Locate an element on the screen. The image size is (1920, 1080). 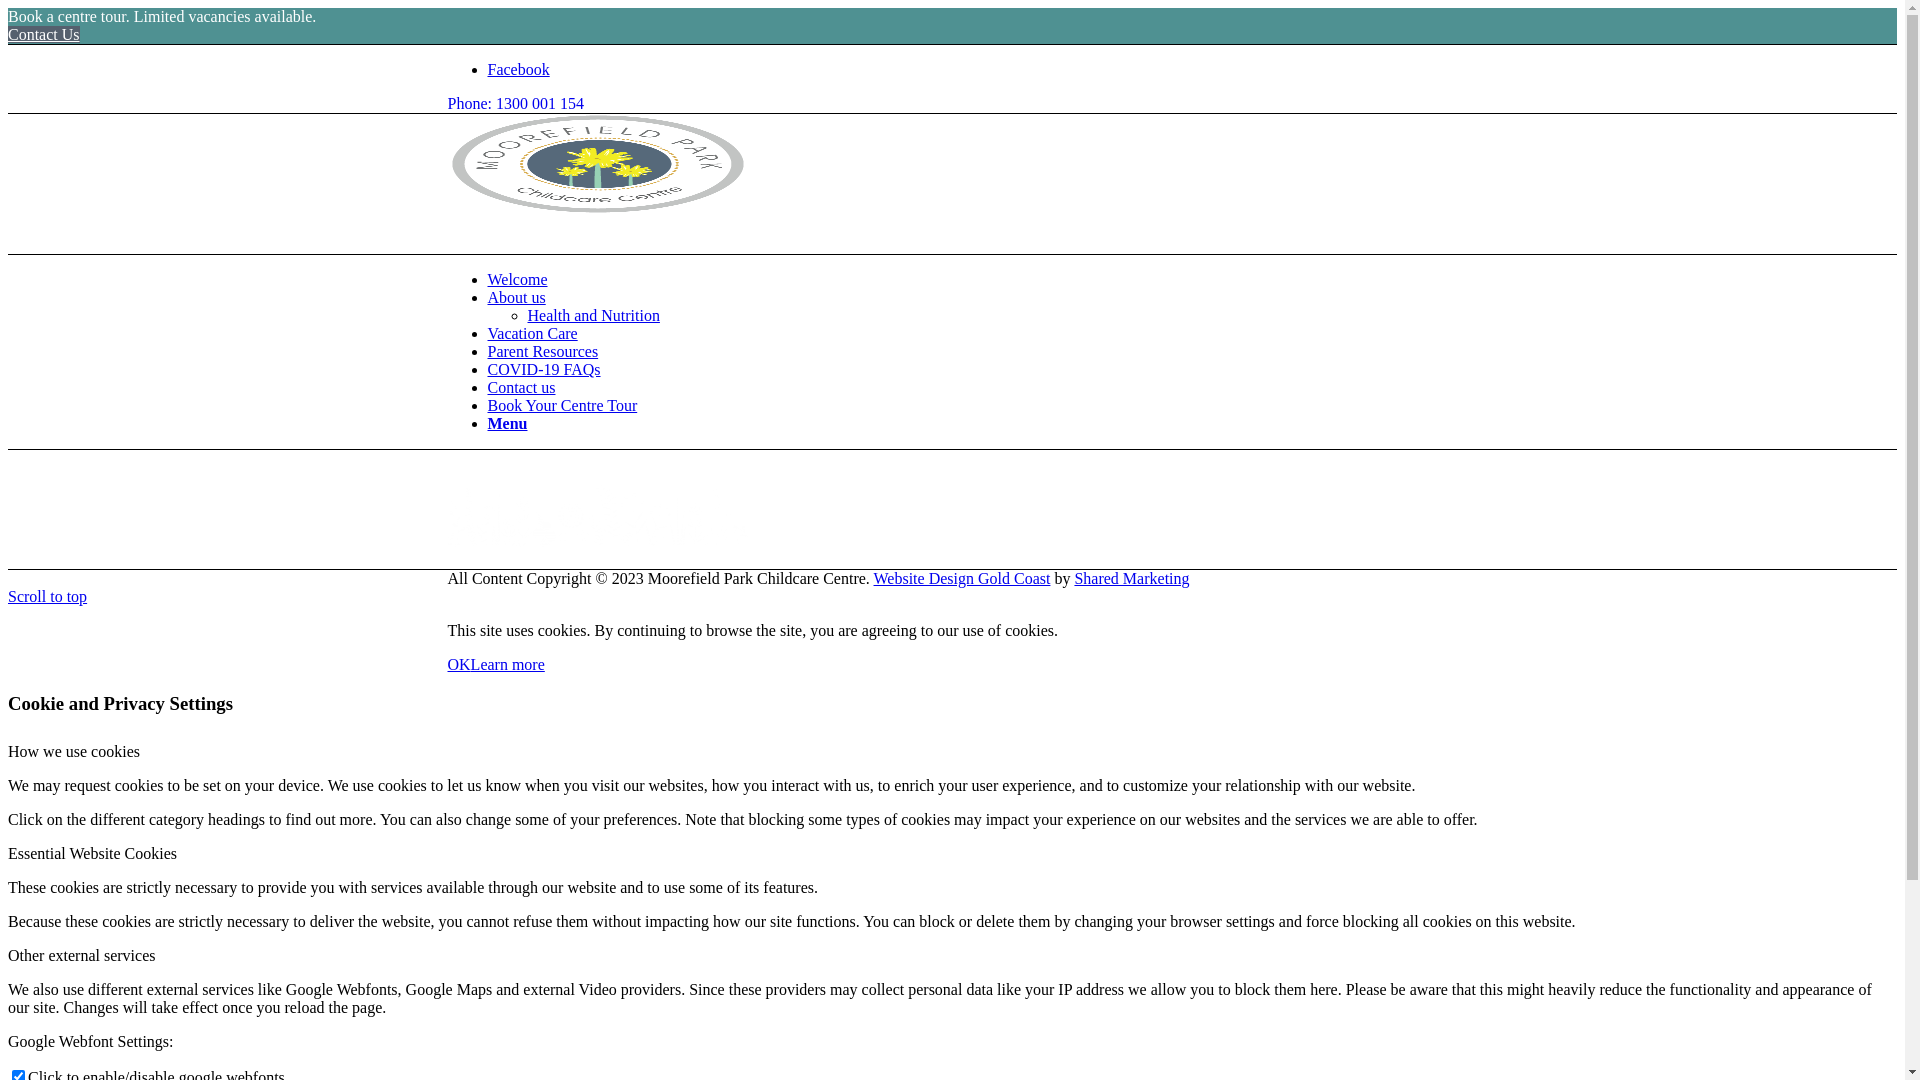
'Parent Resources' is located at coordinates (543, 350).